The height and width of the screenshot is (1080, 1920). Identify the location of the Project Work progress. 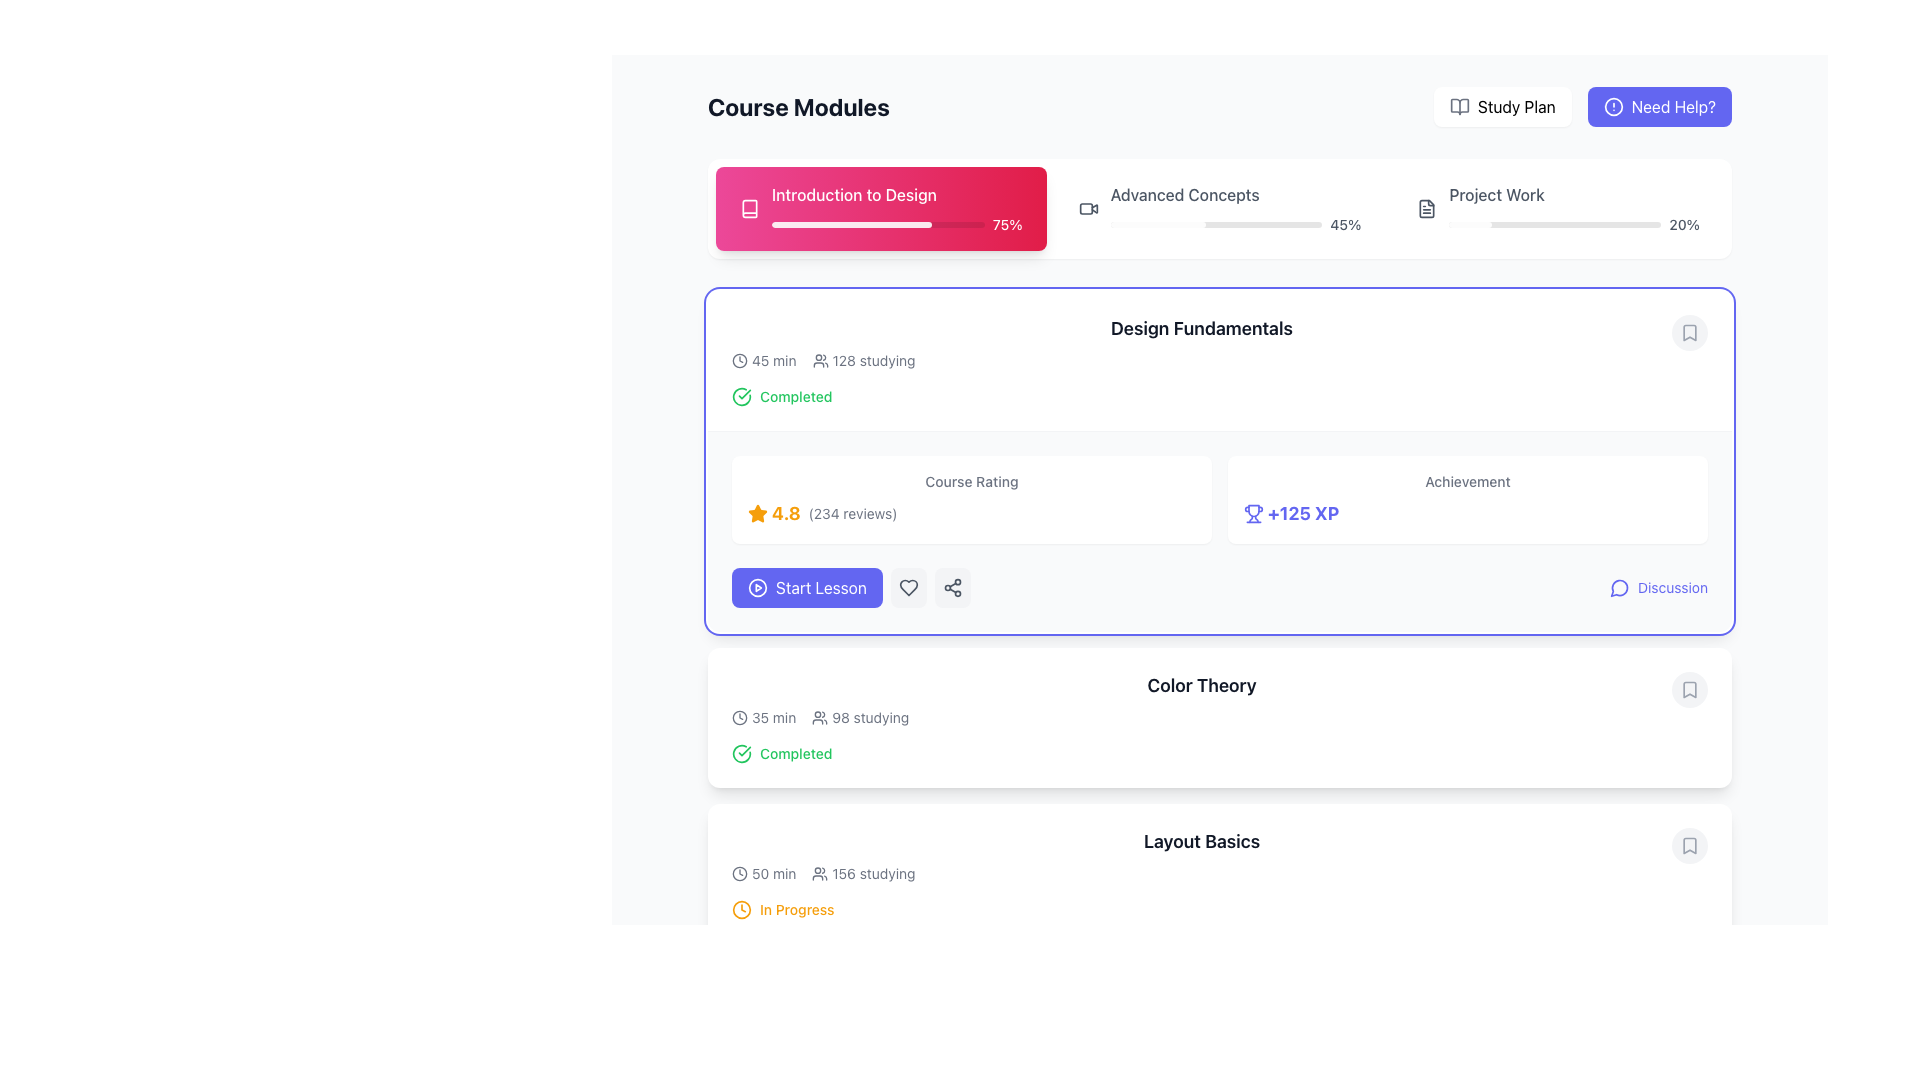
(1648, 224).